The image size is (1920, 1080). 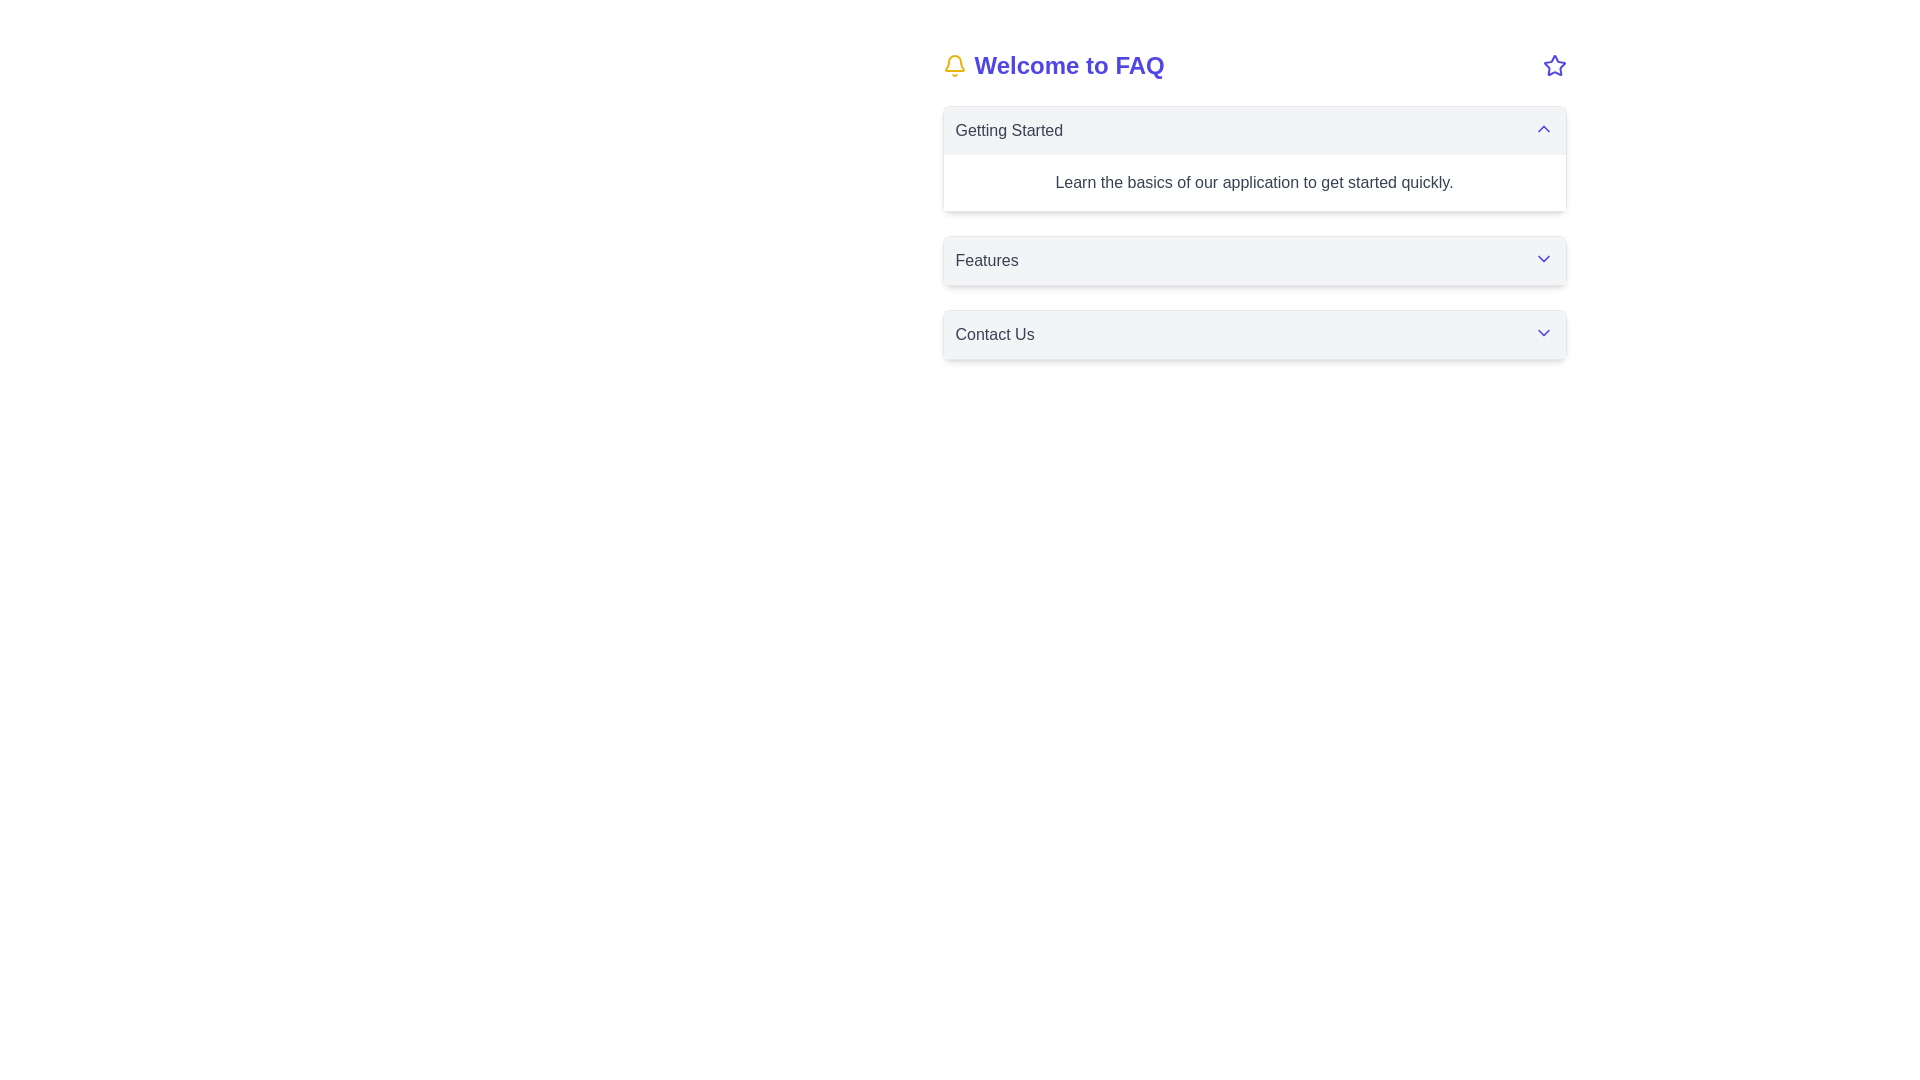 I want to click on the star-shaped icon located at the top-right corner of the header section titled 'Welcome to FAQ' for interaction, so click(x=1553, y=64).